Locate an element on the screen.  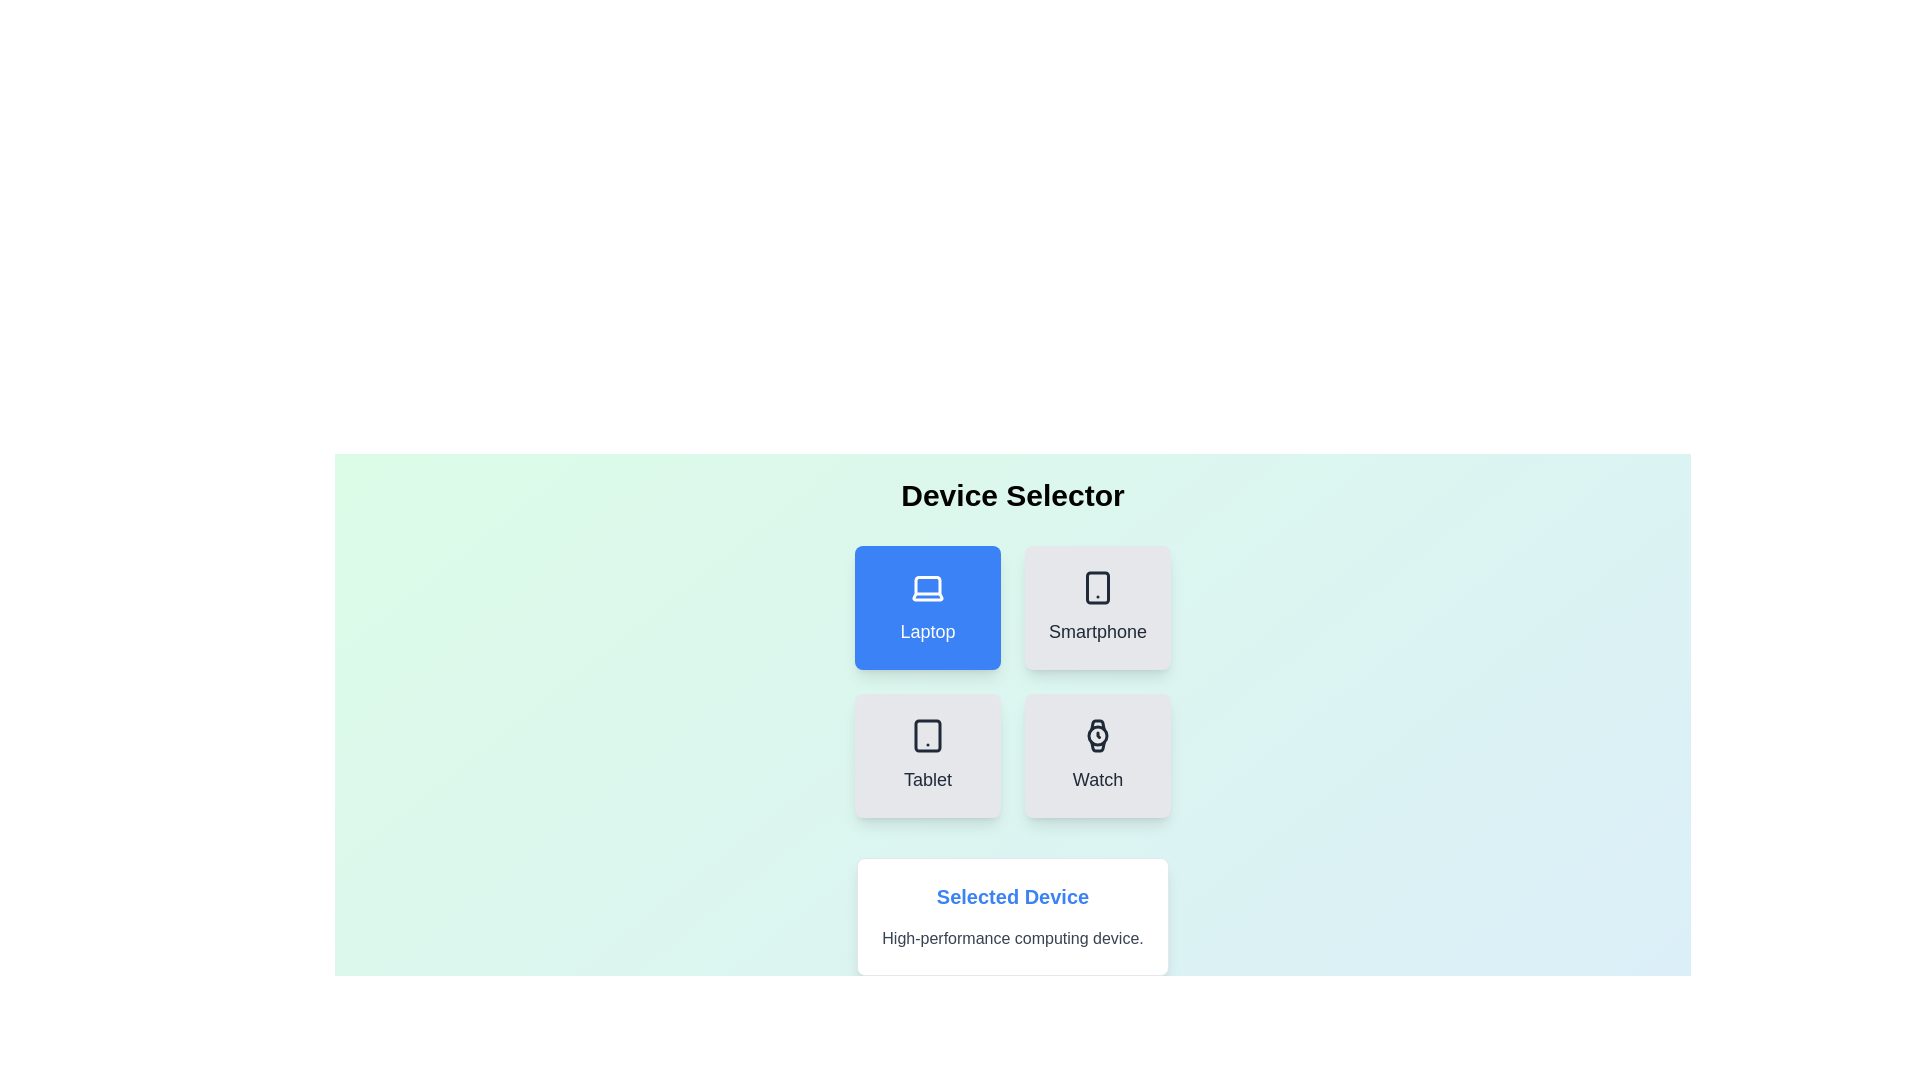
the button labeled Smartphone is located at coordinates (1097, 607).